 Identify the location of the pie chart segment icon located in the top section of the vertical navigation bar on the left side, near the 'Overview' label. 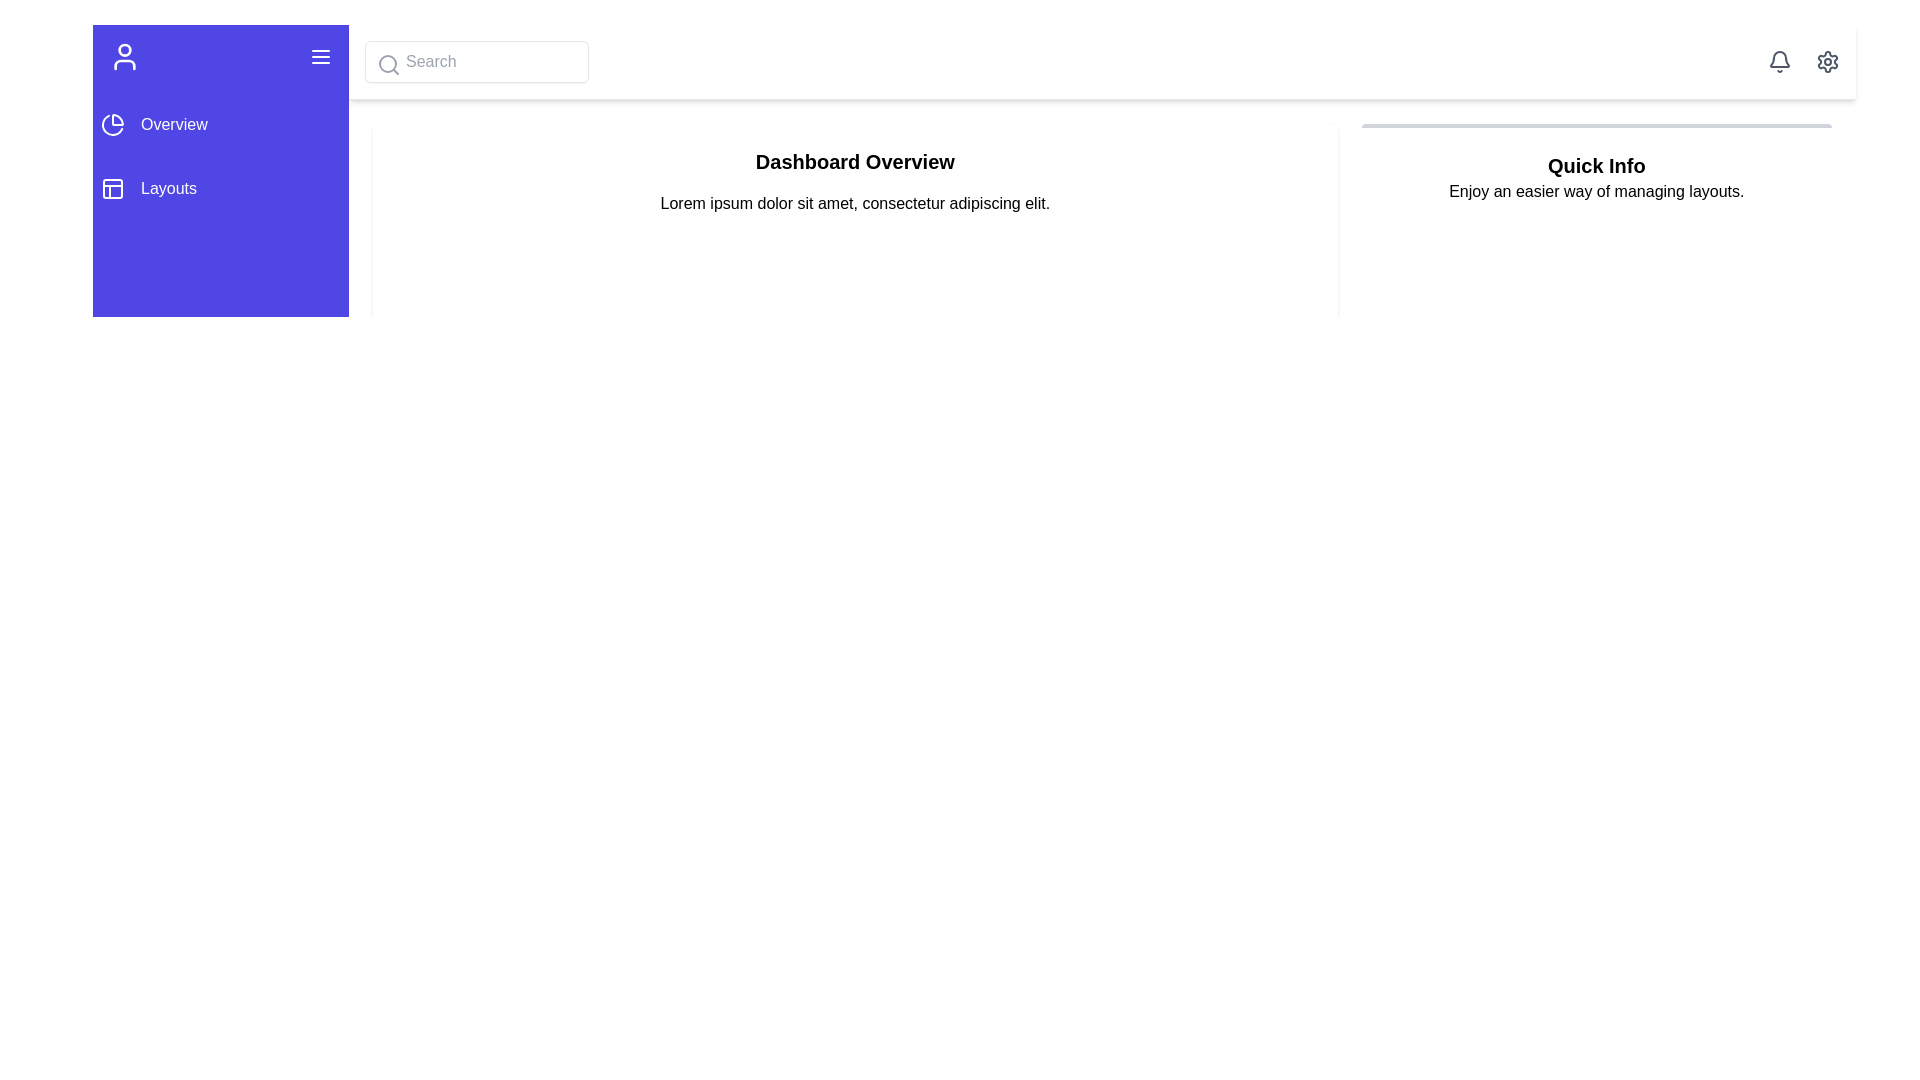
(111, 125).